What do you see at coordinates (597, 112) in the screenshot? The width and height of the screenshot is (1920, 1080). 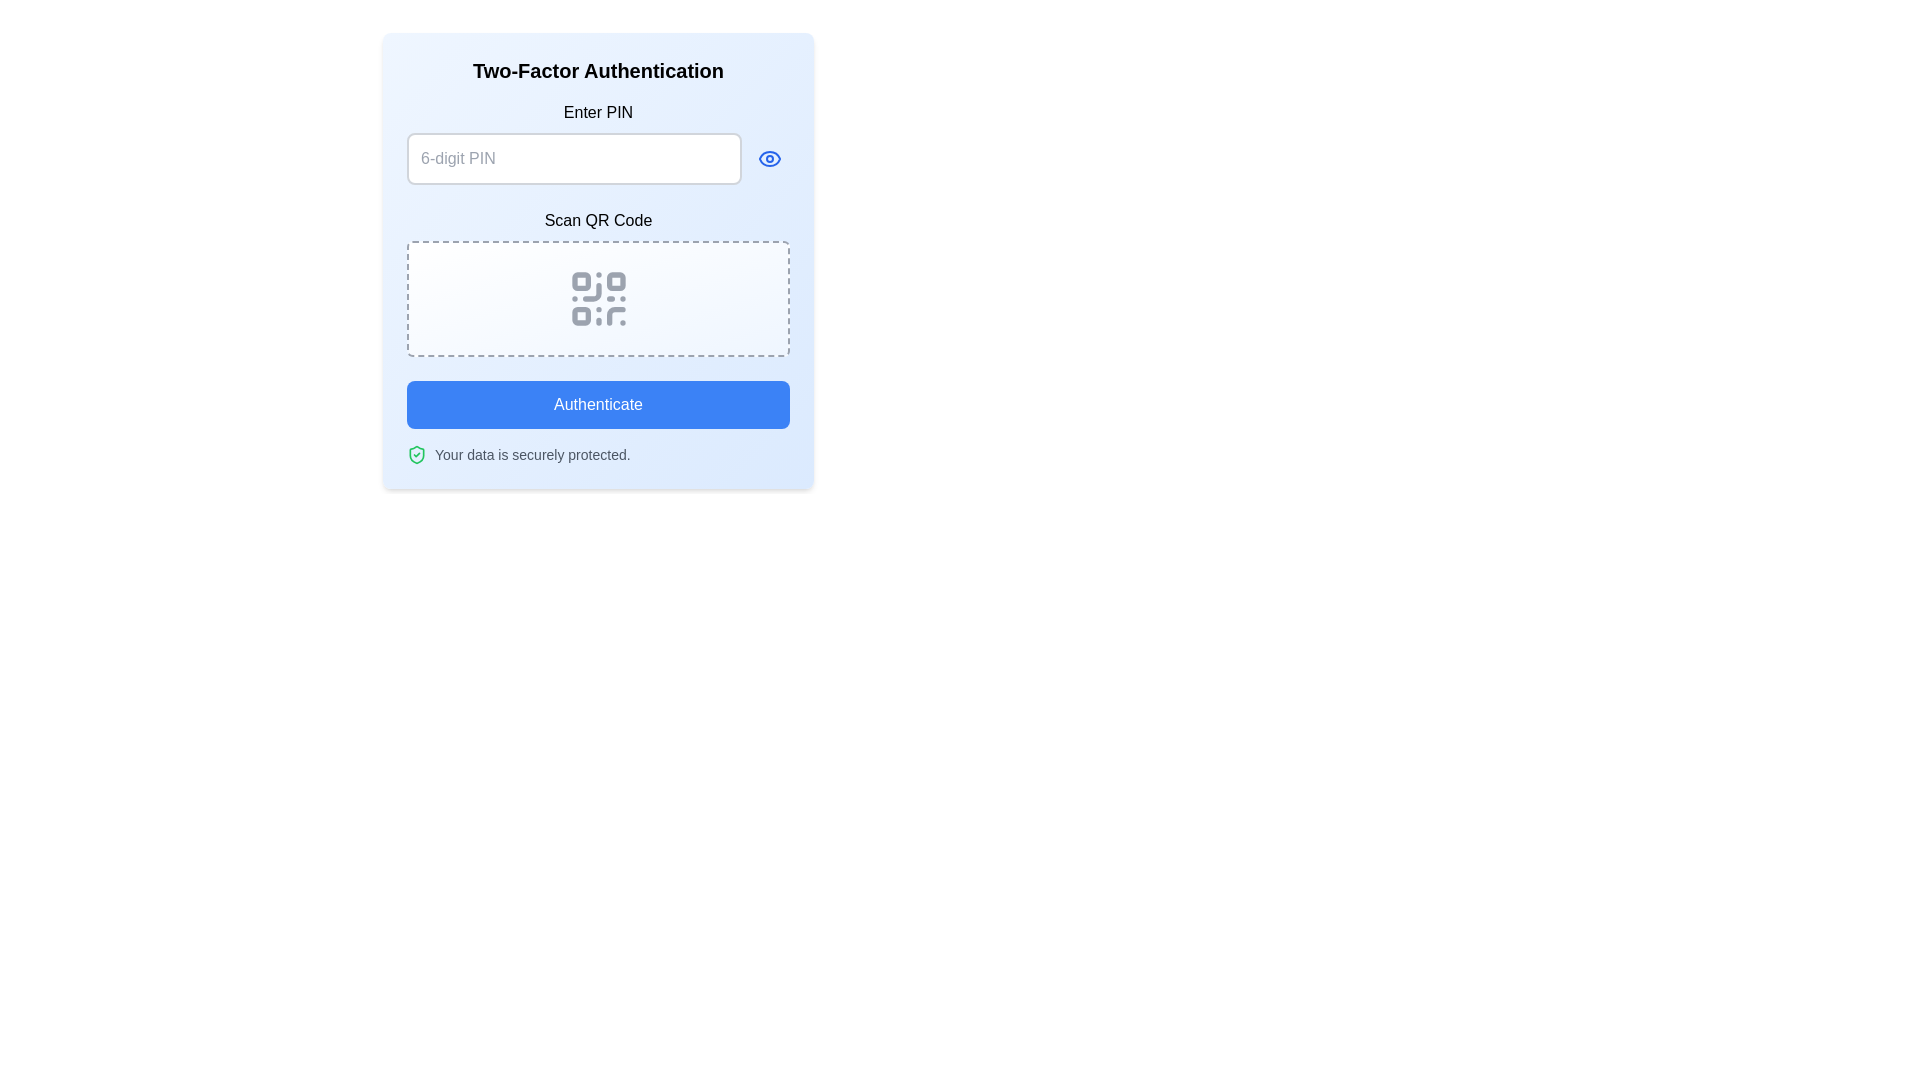 I see `the Text Label that provides context for the PIN entry input field, located at the upper-center part of the panel` at bounding box center [597, 112].